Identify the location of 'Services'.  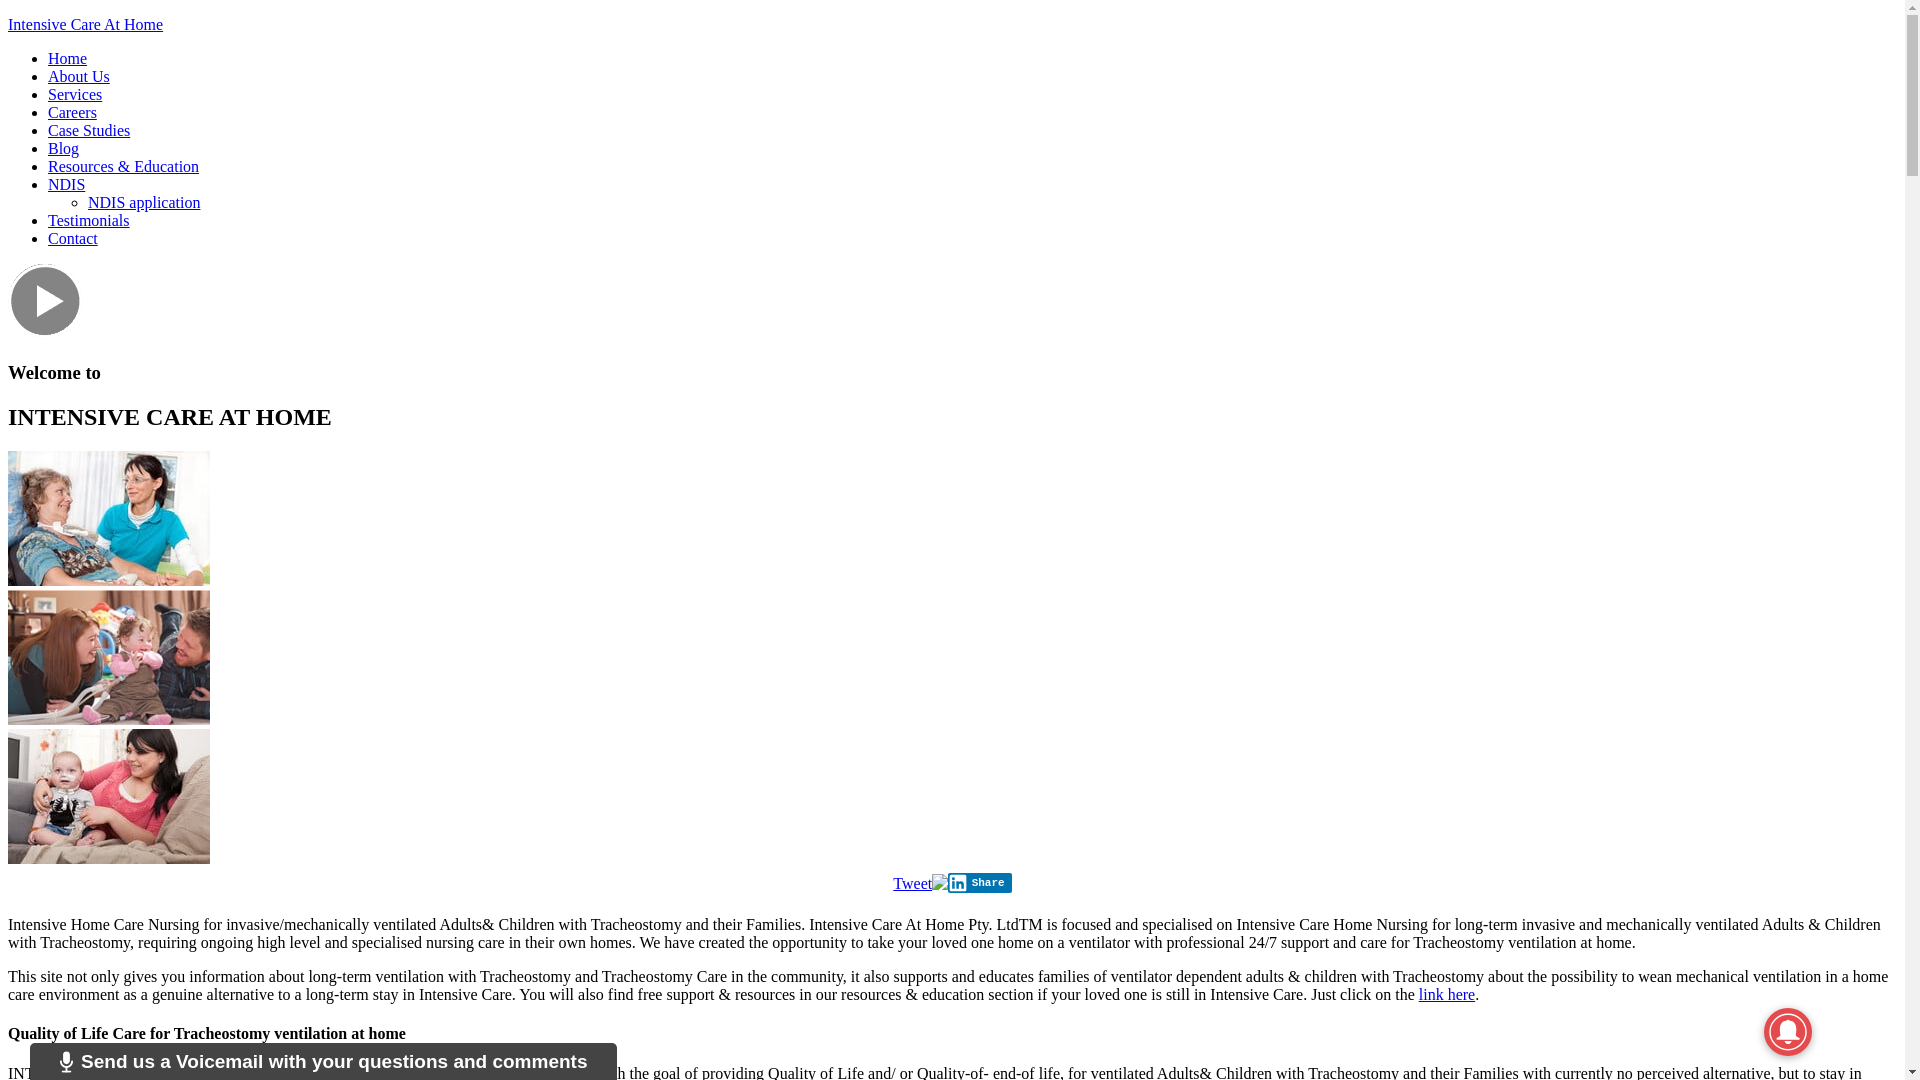
(75, 94).